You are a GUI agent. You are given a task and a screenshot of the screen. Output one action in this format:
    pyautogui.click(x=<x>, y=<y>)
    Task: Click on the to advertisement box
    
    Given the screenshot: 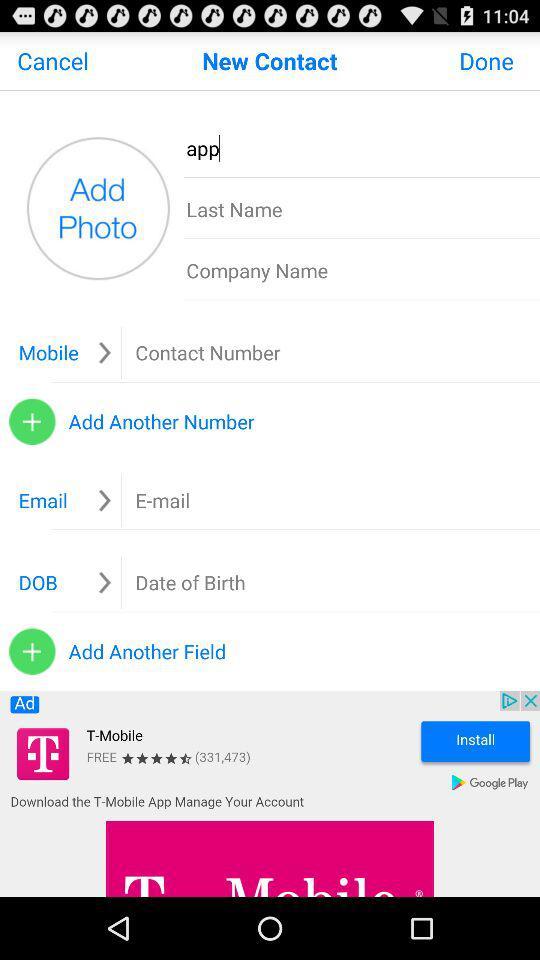 What is the action you would take?
    pyautogui.click(x=270, y=794)
    